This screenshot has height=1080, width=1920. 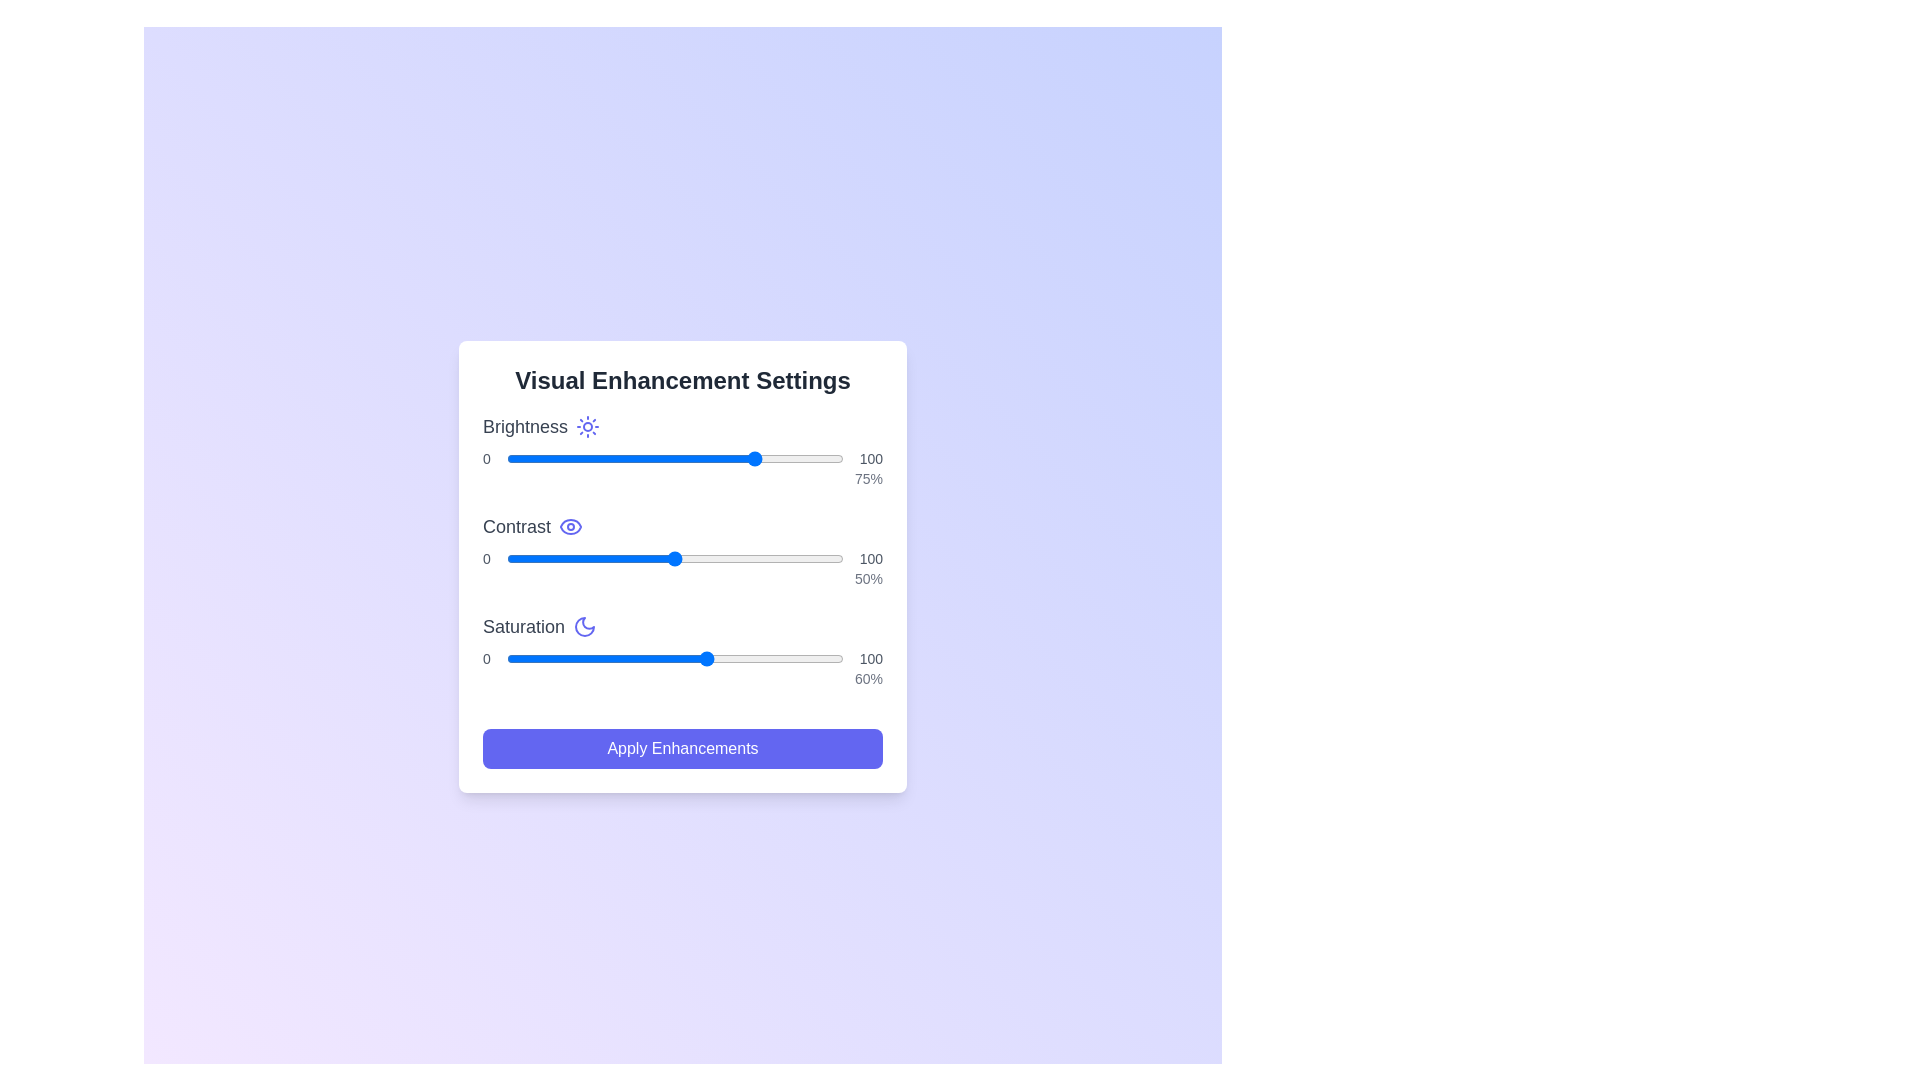 I want to click on the icon for contrast to display its tooltip, so click(x=570, y=526).